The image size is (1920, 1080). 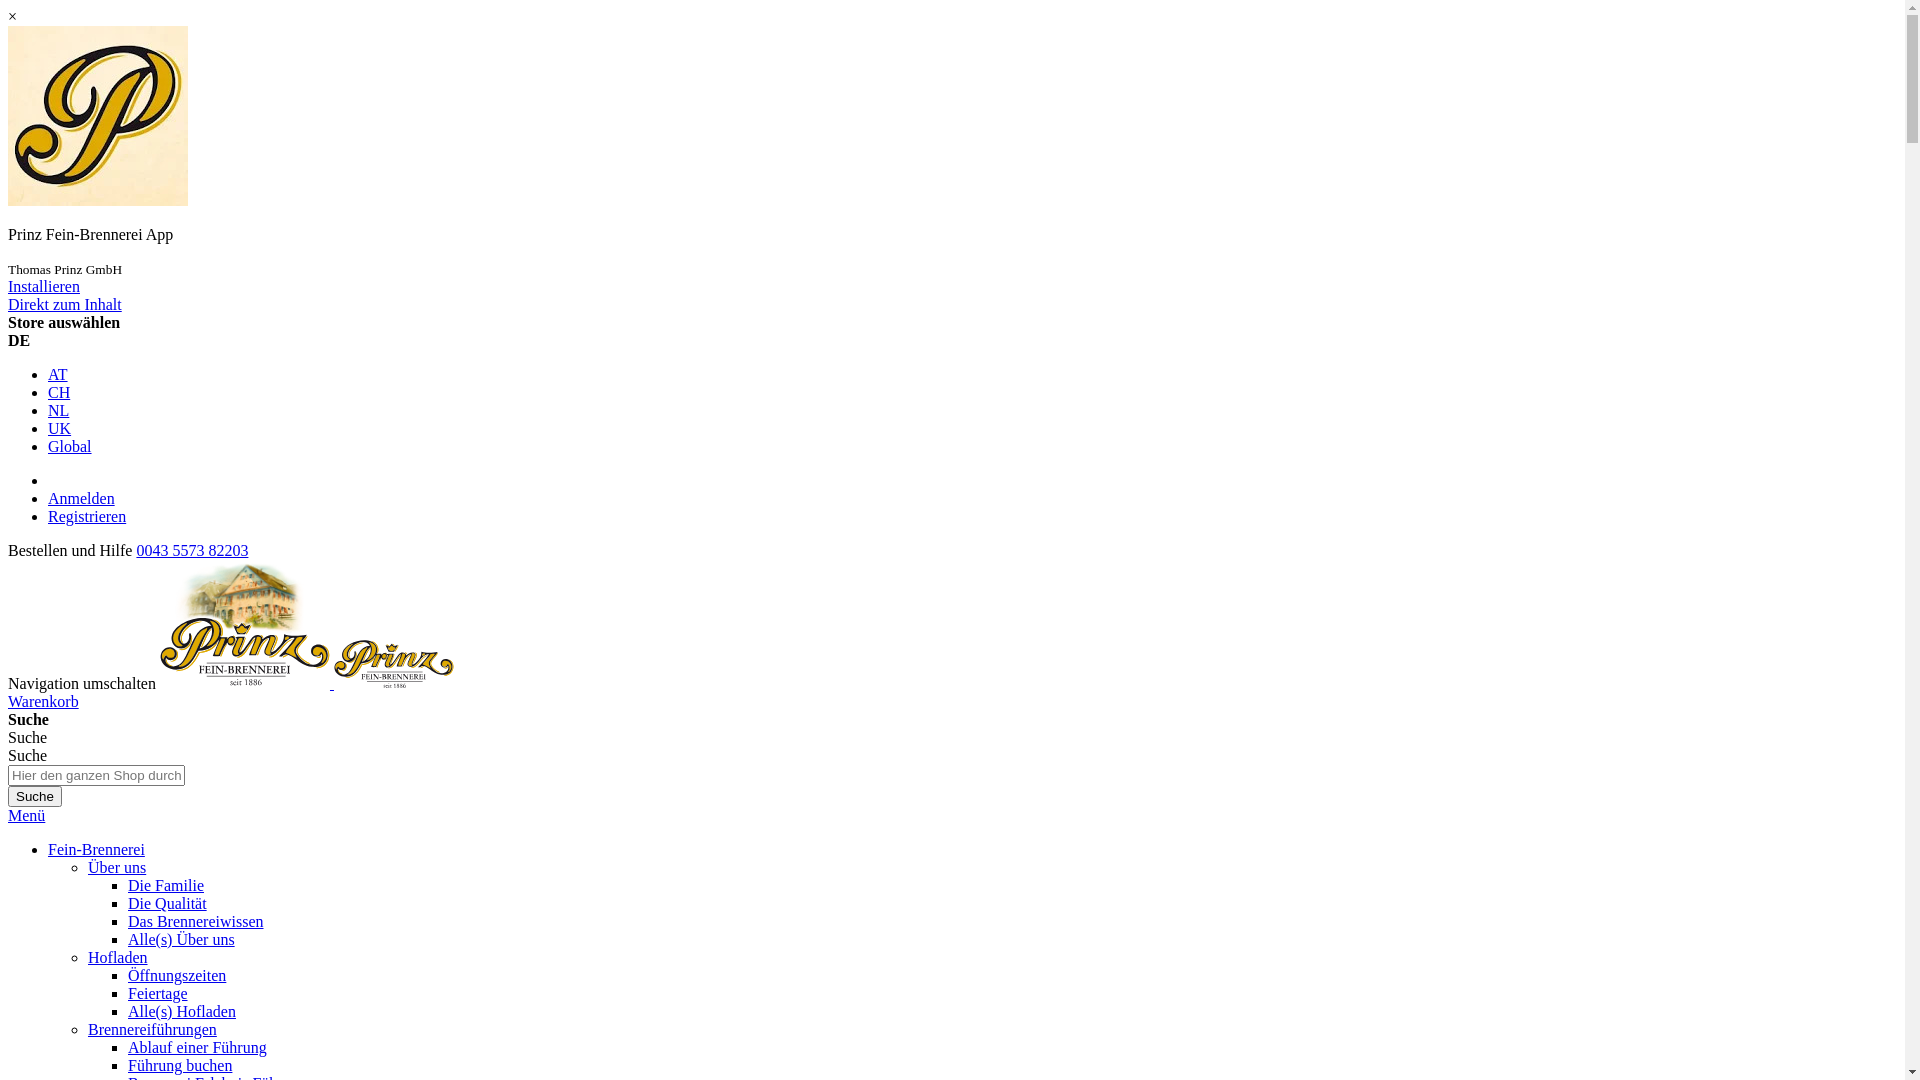 What do you see at coordinates (70, 445) in the screenshot?
I see `'Global'` at bounding box center [70, 445].